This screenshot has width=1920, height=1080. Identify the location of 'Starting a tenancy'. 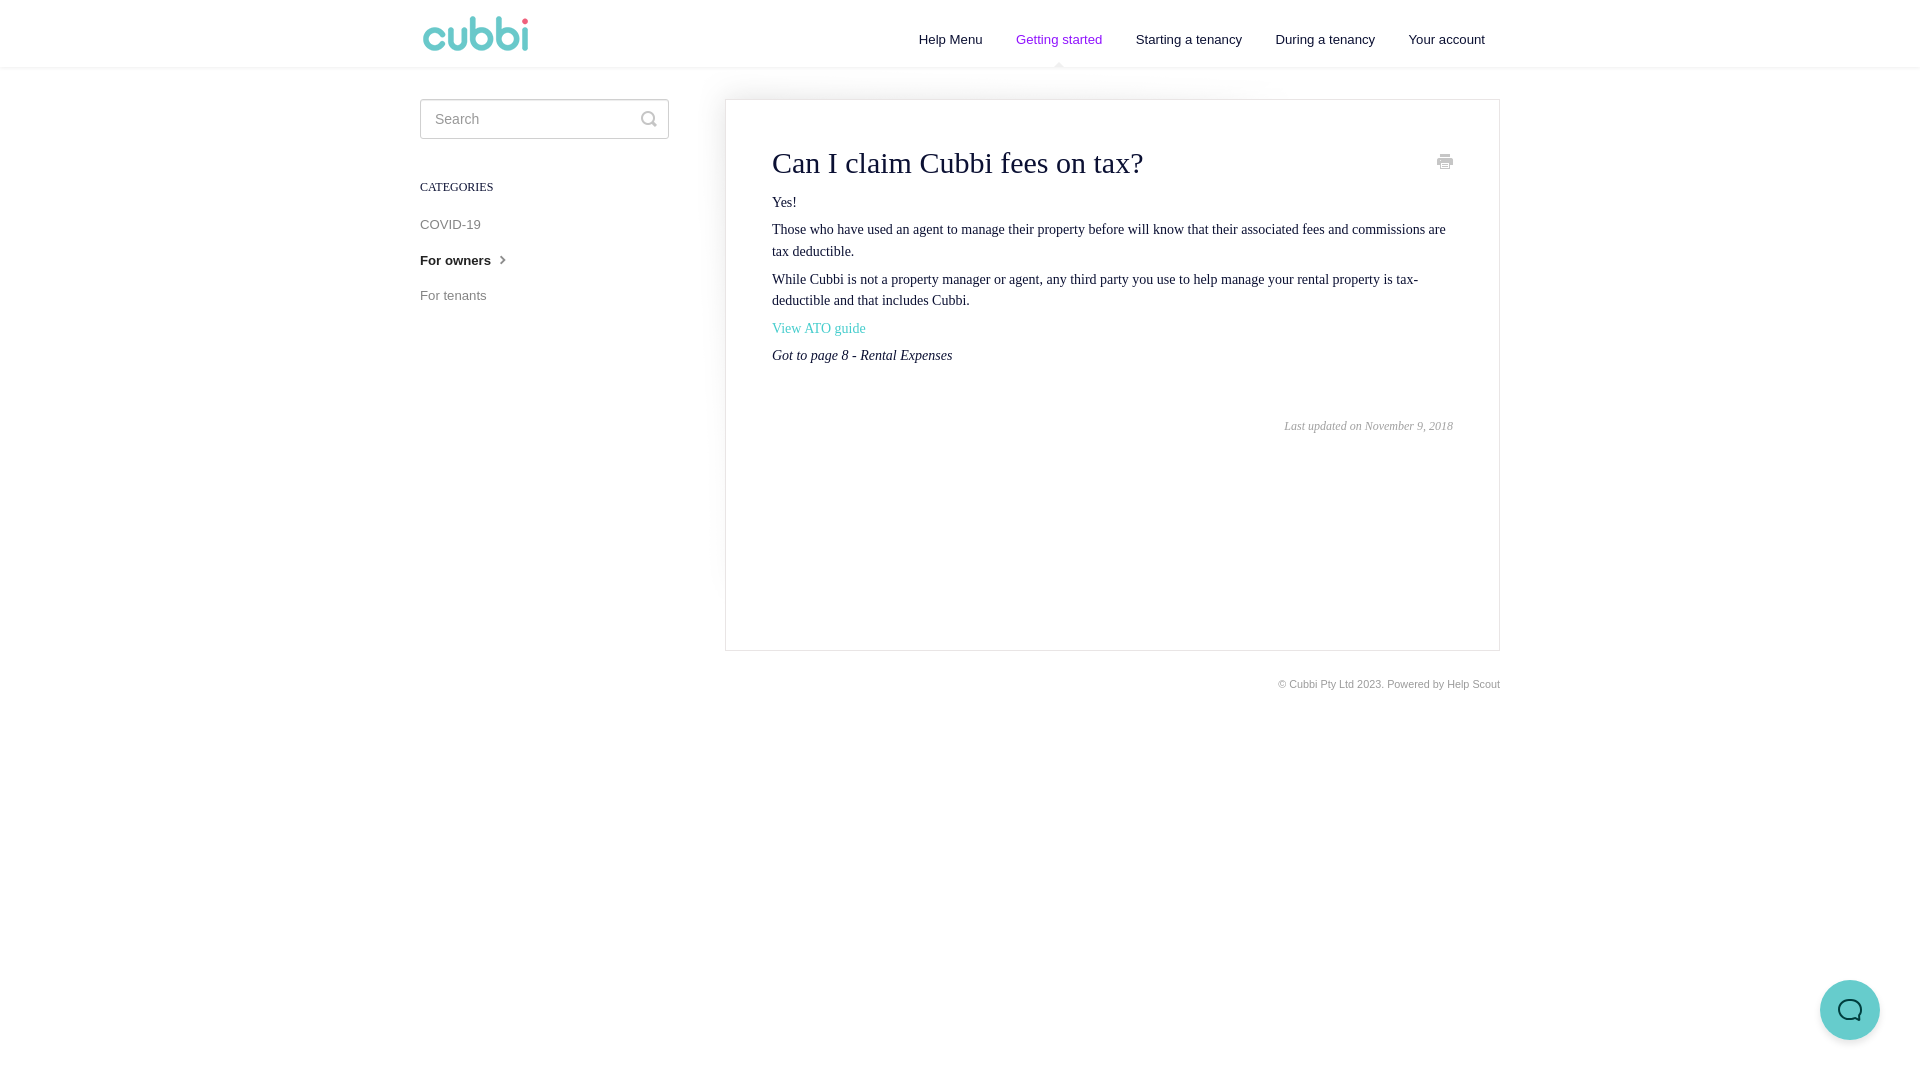
(1121, 39).